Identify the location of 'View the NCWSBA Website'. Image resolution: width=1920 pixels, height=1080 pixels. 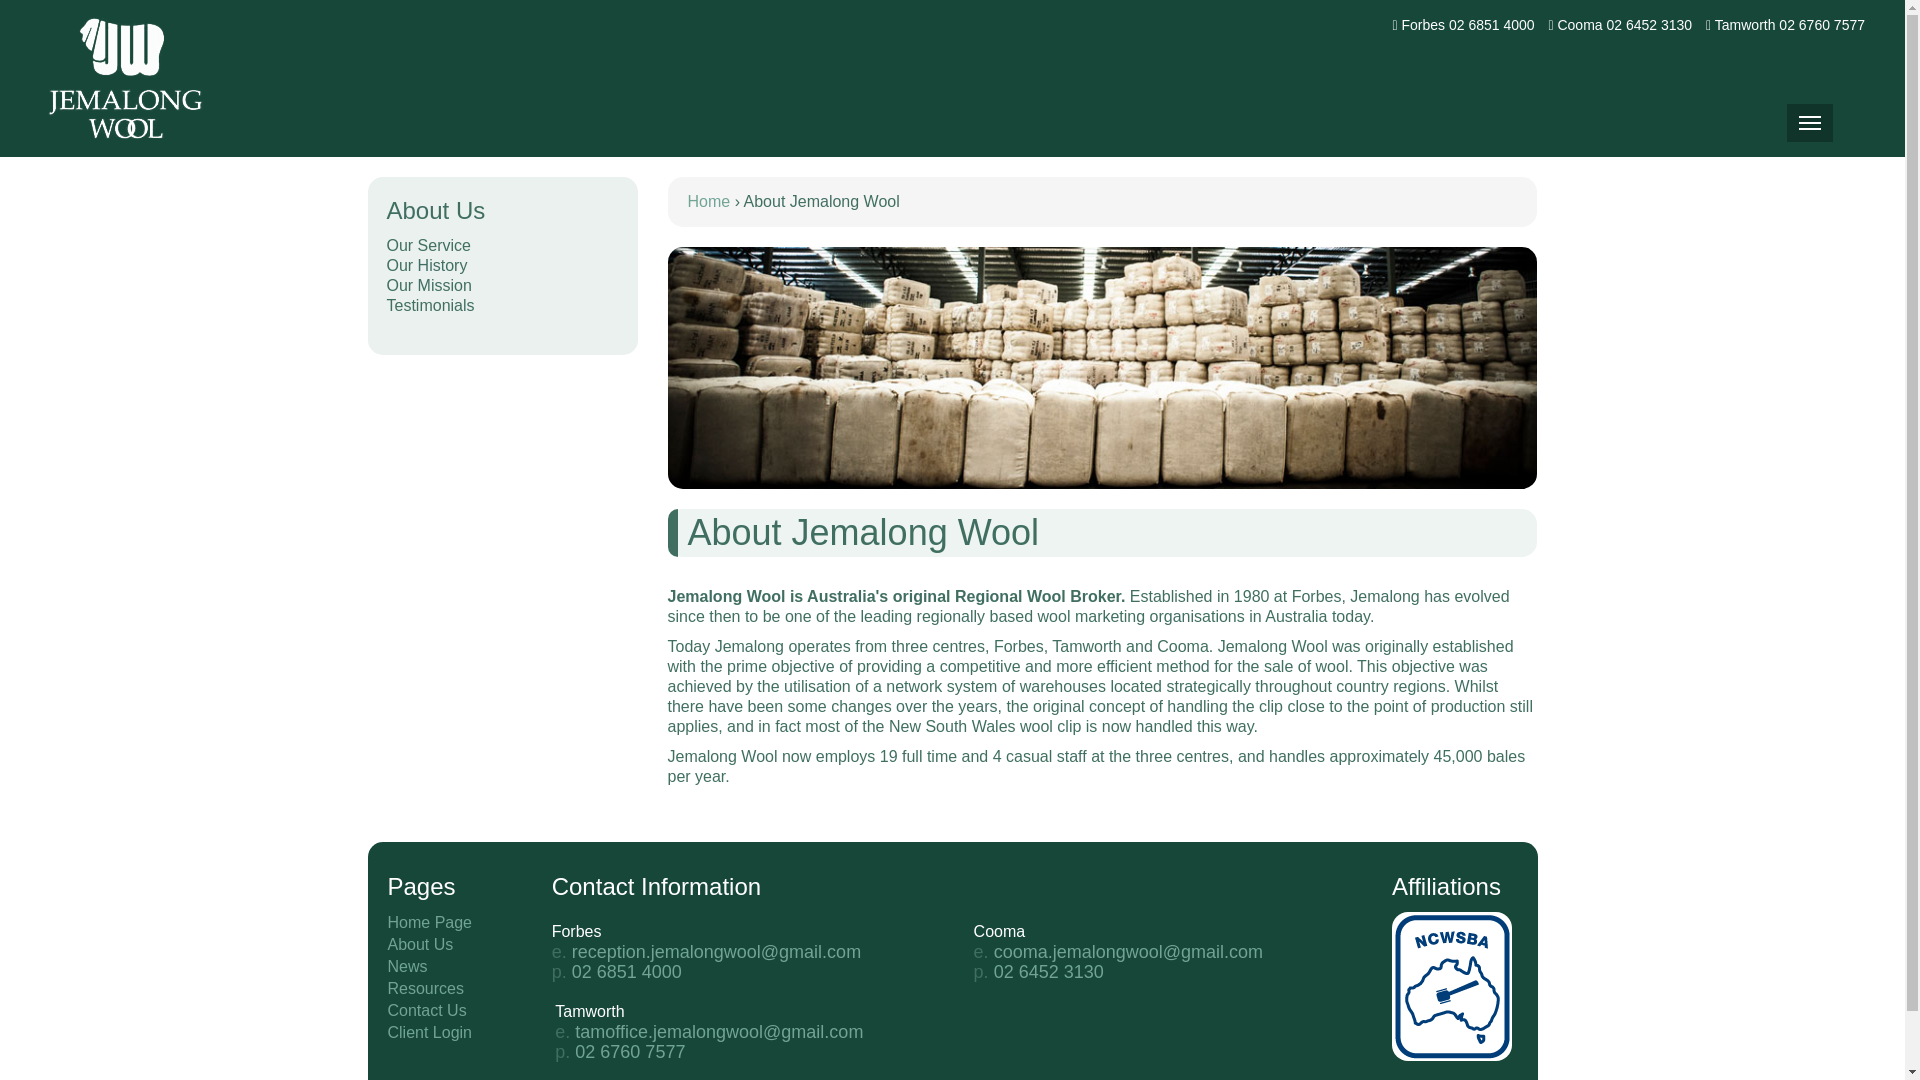
(1391, 983).